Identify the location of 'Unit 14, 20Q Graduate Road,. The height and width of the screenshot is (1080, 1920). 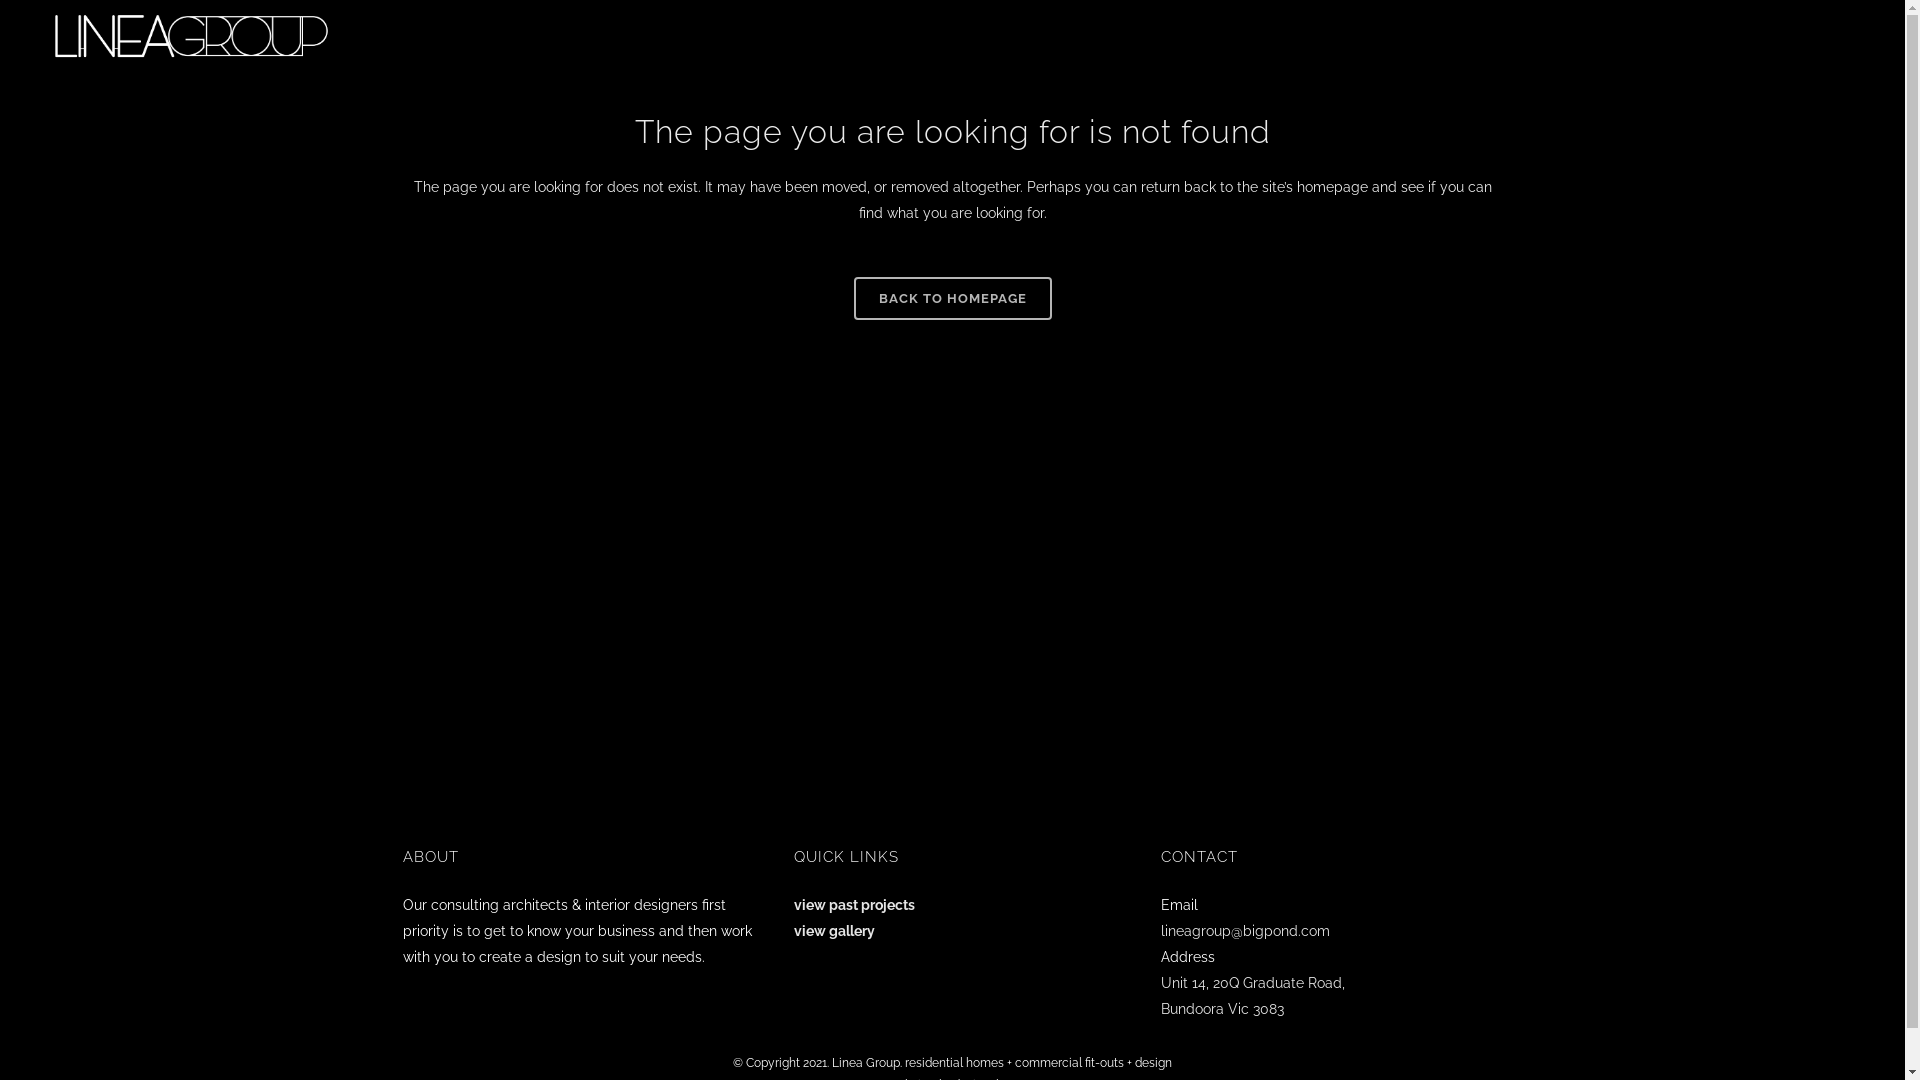
(1251, 995).